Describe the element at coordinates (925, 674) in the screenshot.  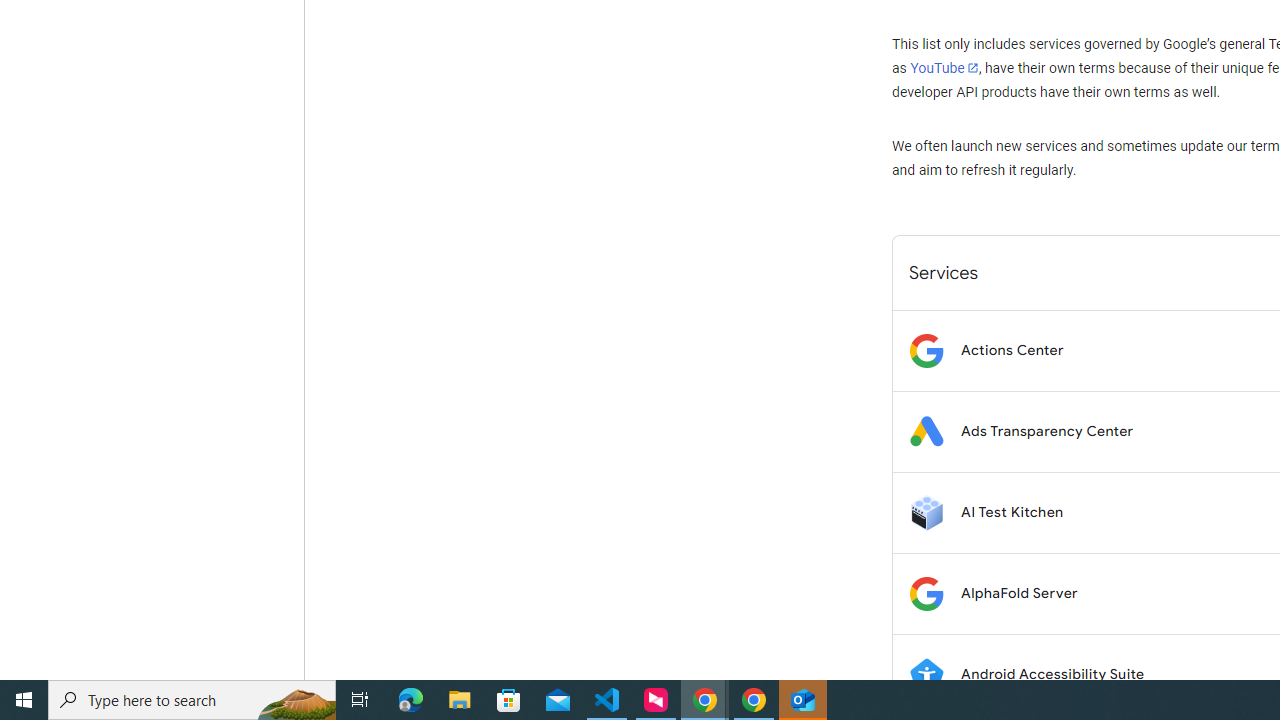
I see `'Logo for Android Accessibility Suite'` at that location.